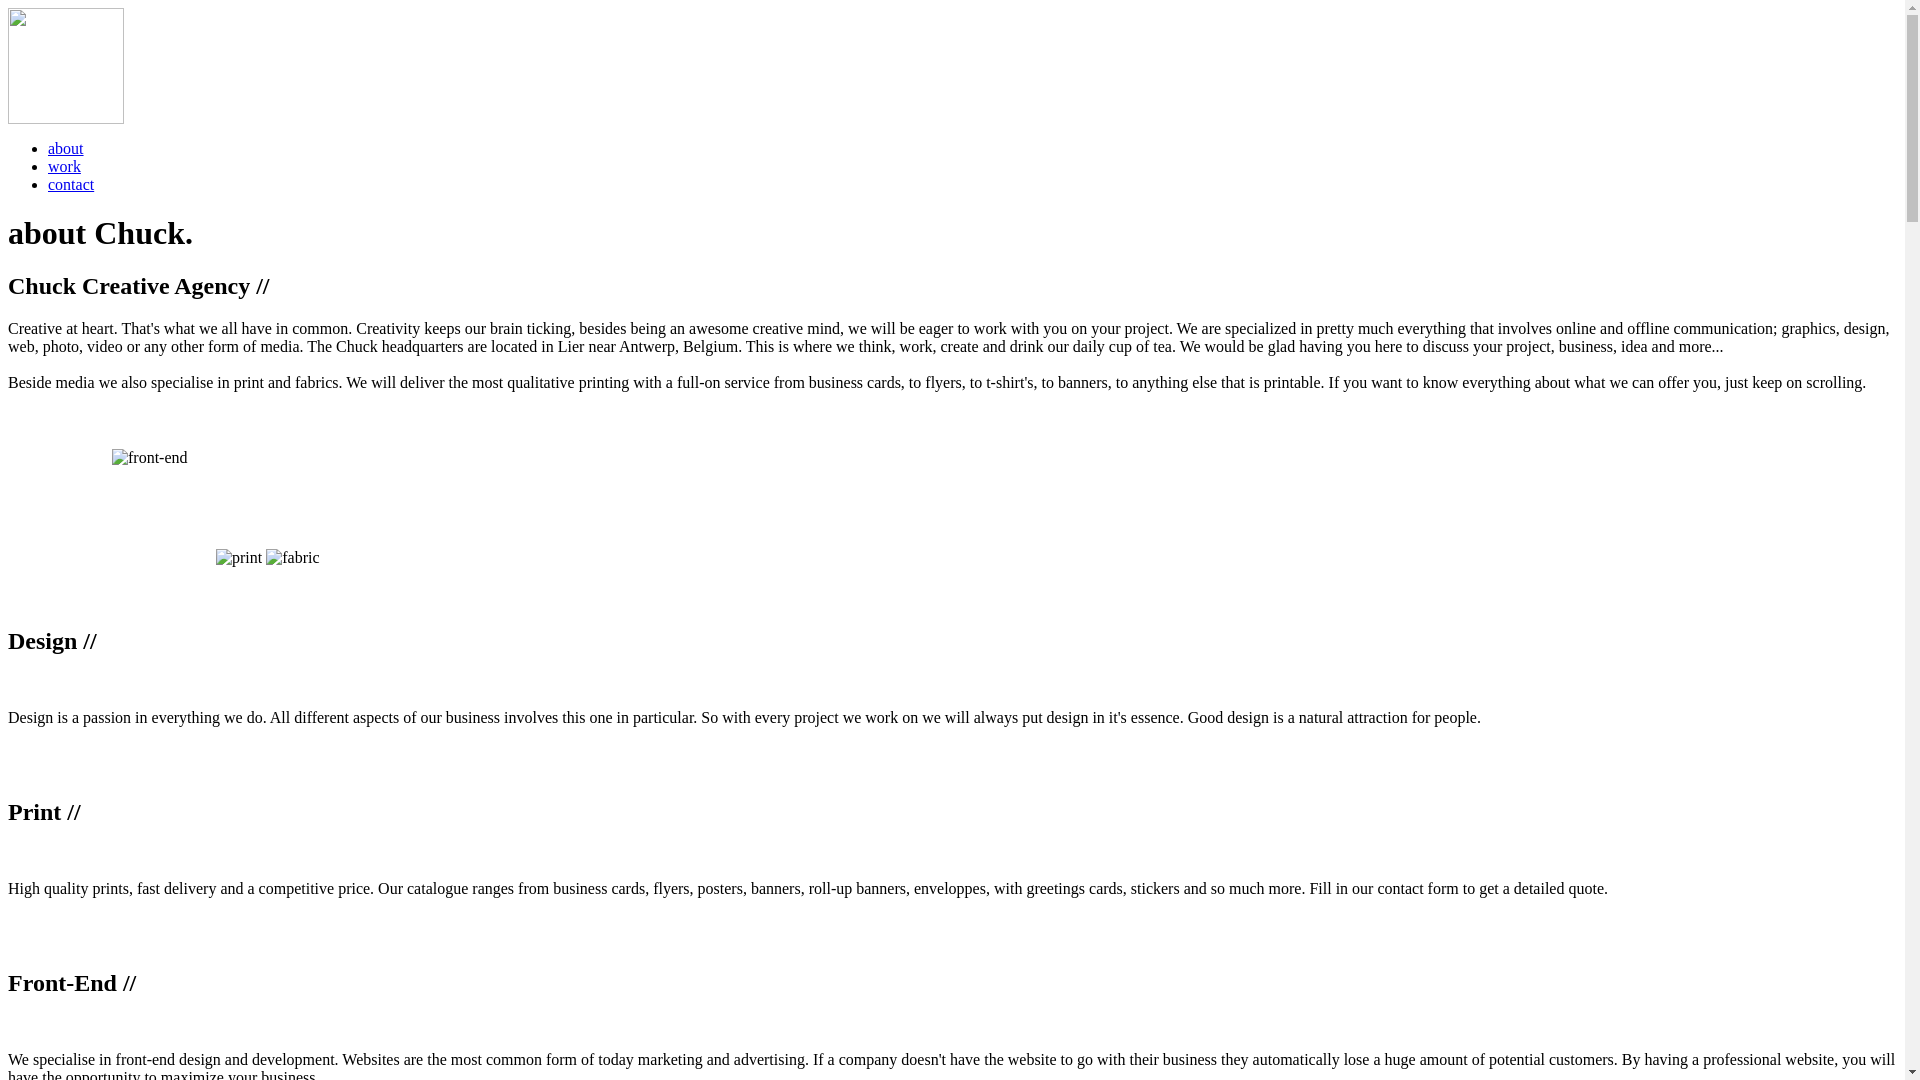  Describe the element at coordinates (64, 165) in the screenshot. I see `'work'` at that location.